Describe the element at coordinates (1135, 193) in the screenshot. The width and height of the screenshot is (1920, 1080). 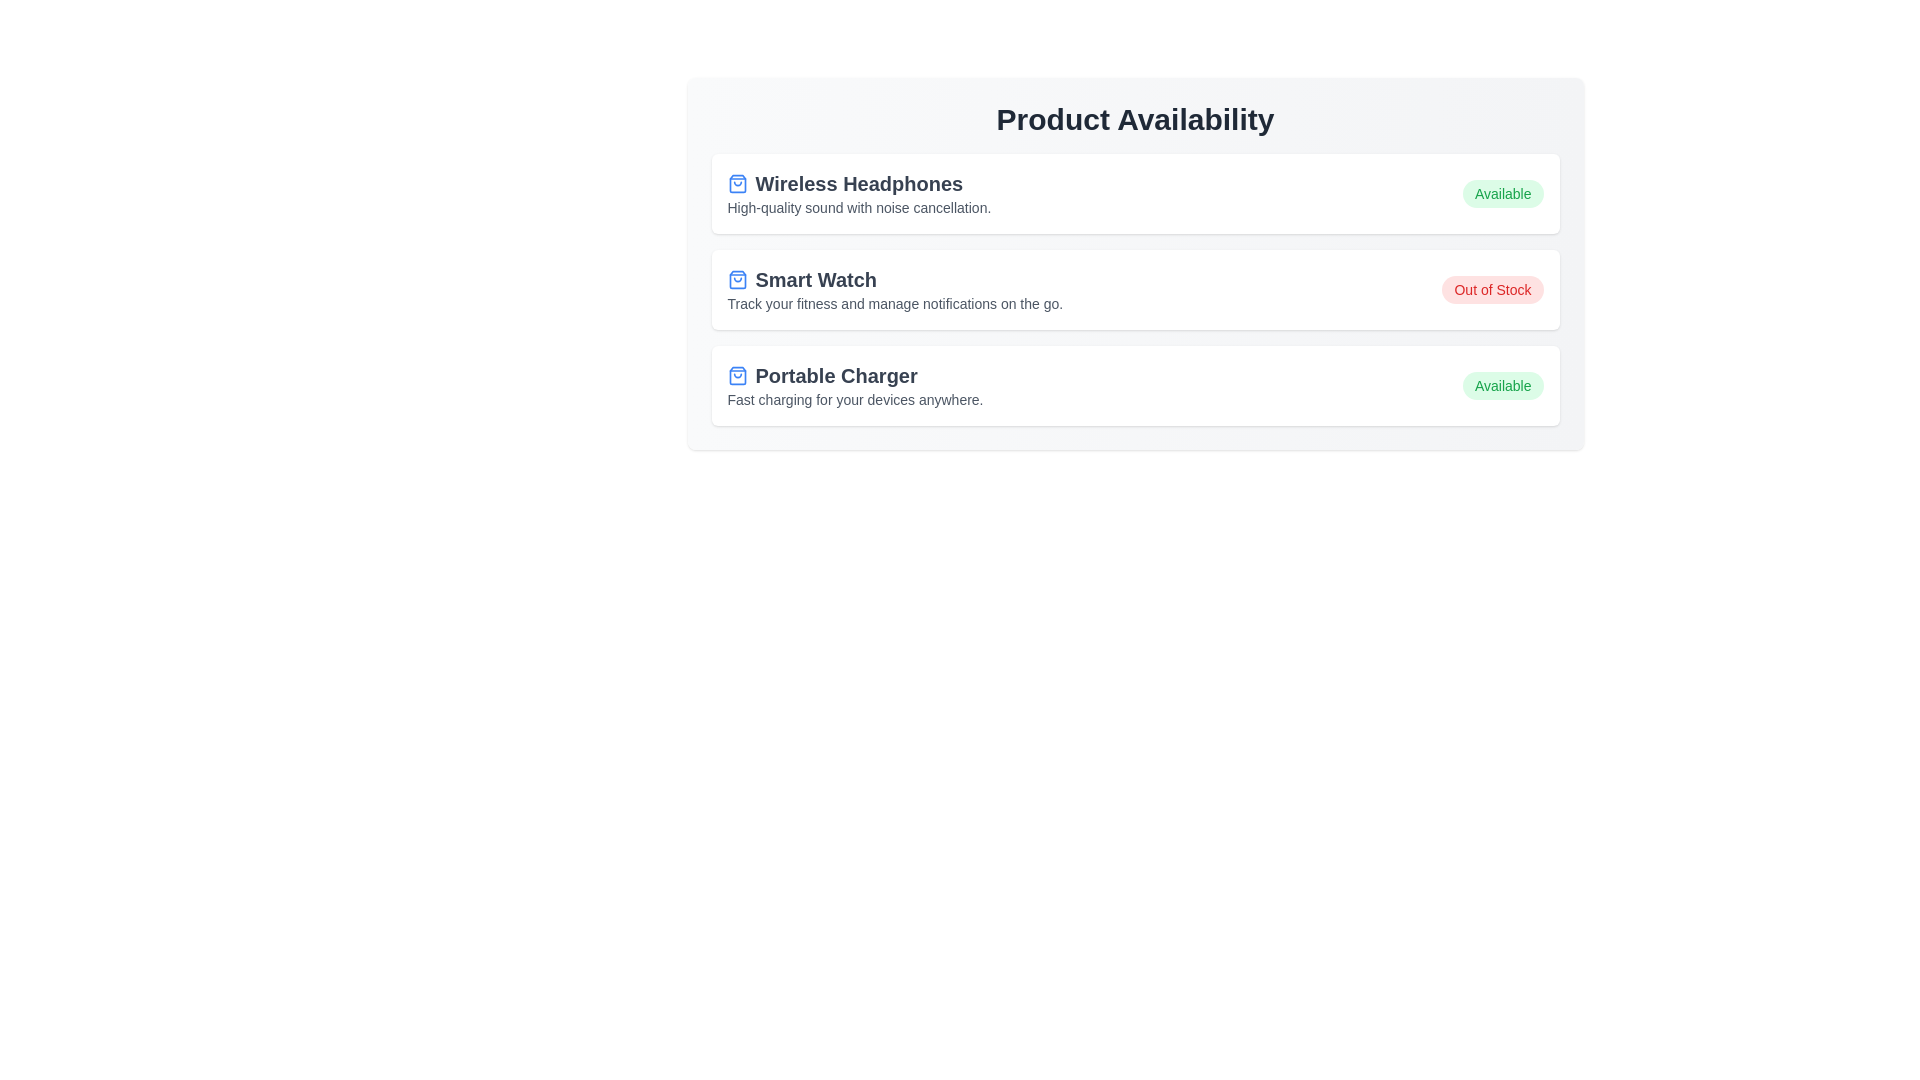
I see `the product Wireless Headphones to reveal additional options` at that location.